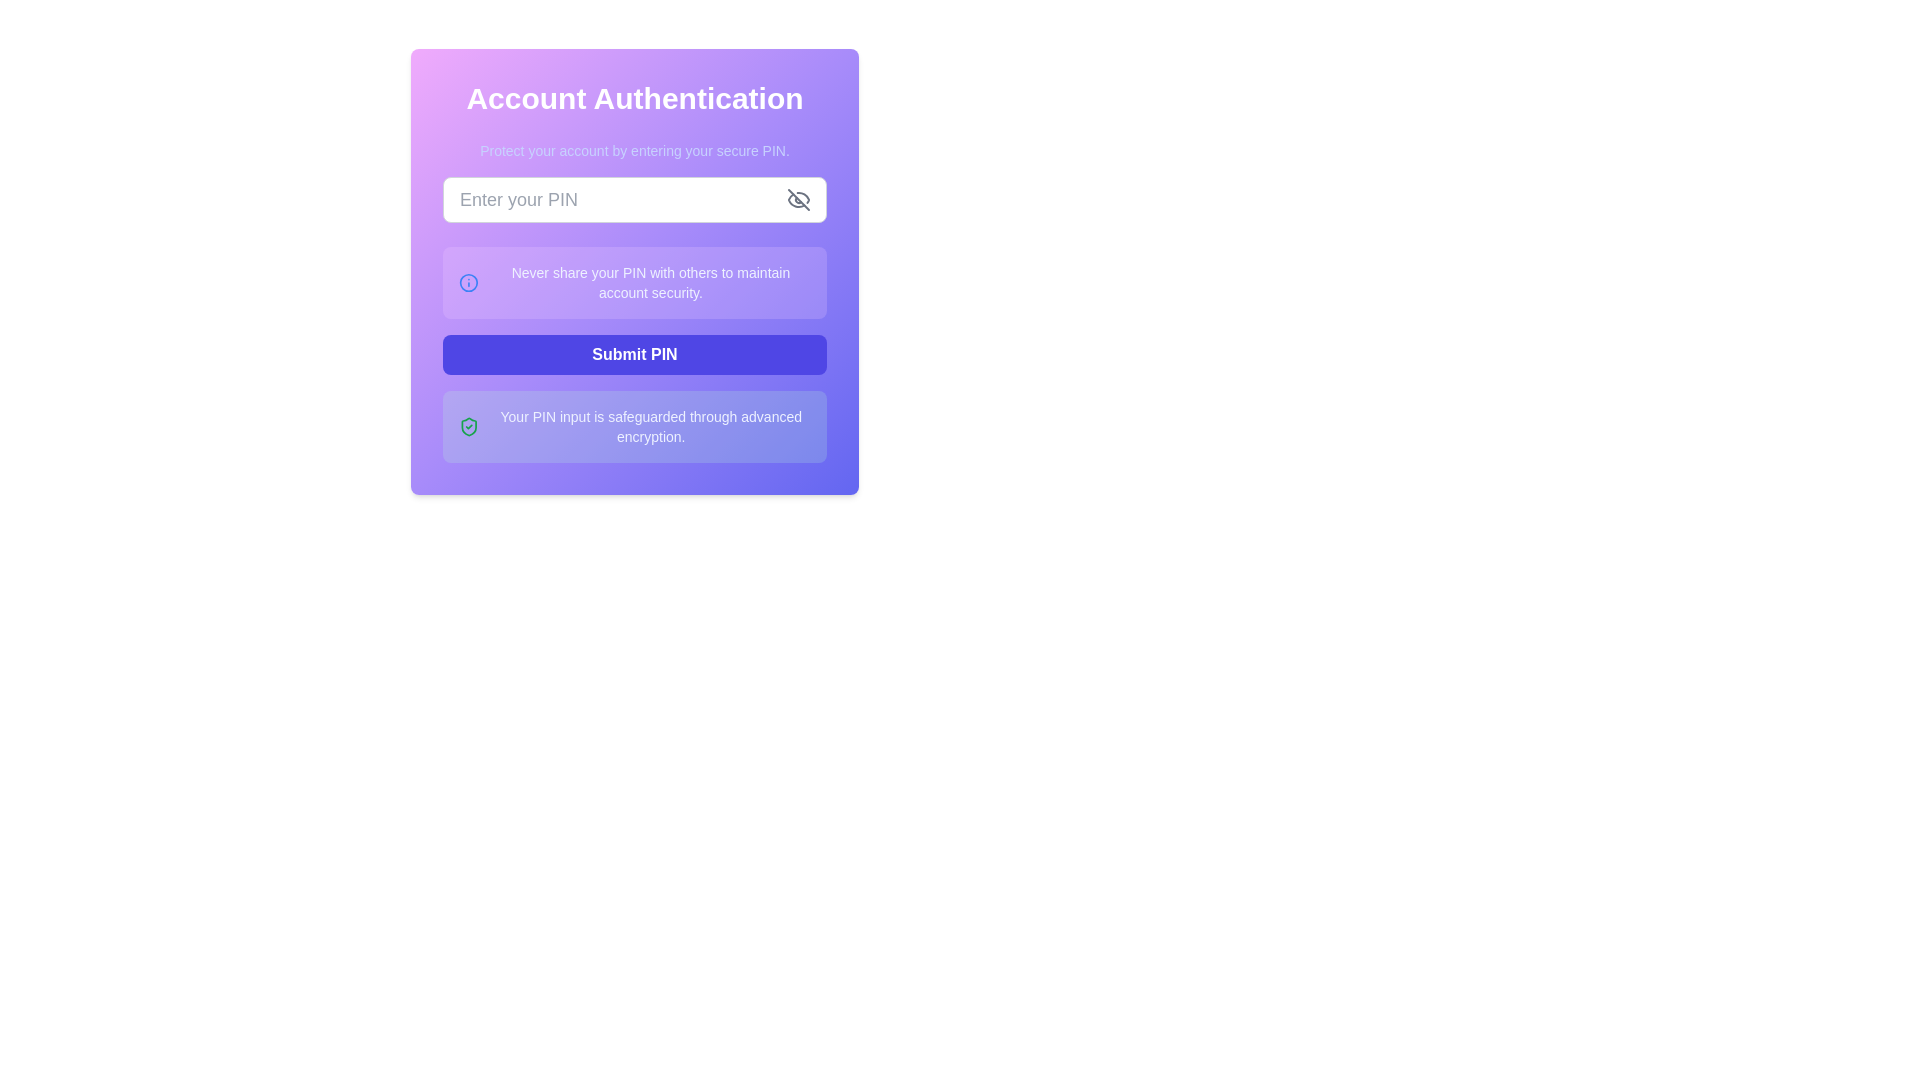 The width and height of the screenshot is (1920, 1080). I want to click on the 'Submit PIN' button, which is a rectangular button with bold white text on an indigo blue background, centrally positioned below the PIN security notice, so click(633, 353).